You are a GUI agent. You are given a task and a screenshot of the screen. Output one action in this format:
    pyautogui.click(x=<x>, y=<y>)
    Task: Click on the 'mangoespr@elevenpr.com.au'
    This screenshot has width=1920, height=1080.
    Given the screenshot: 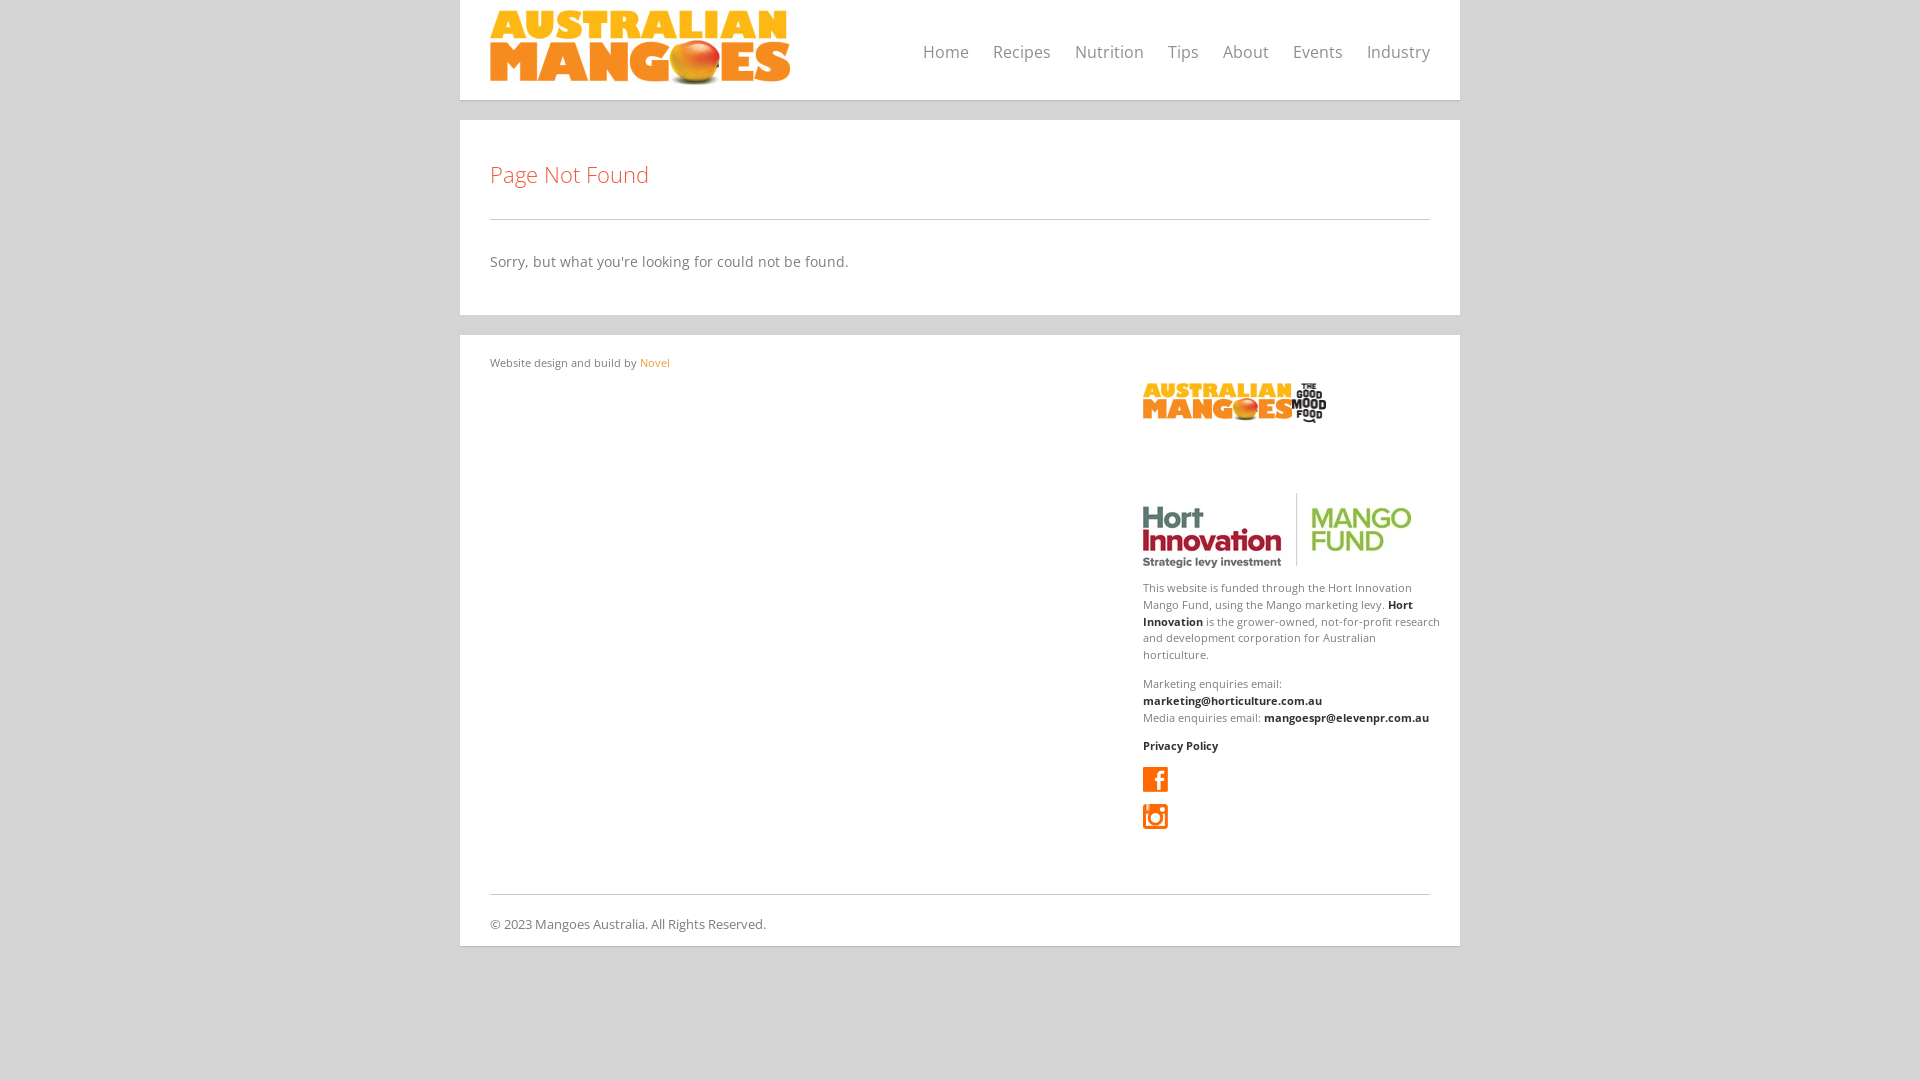 What is the action you would take?
    pyautogui.click(x=1262, y=716)
    